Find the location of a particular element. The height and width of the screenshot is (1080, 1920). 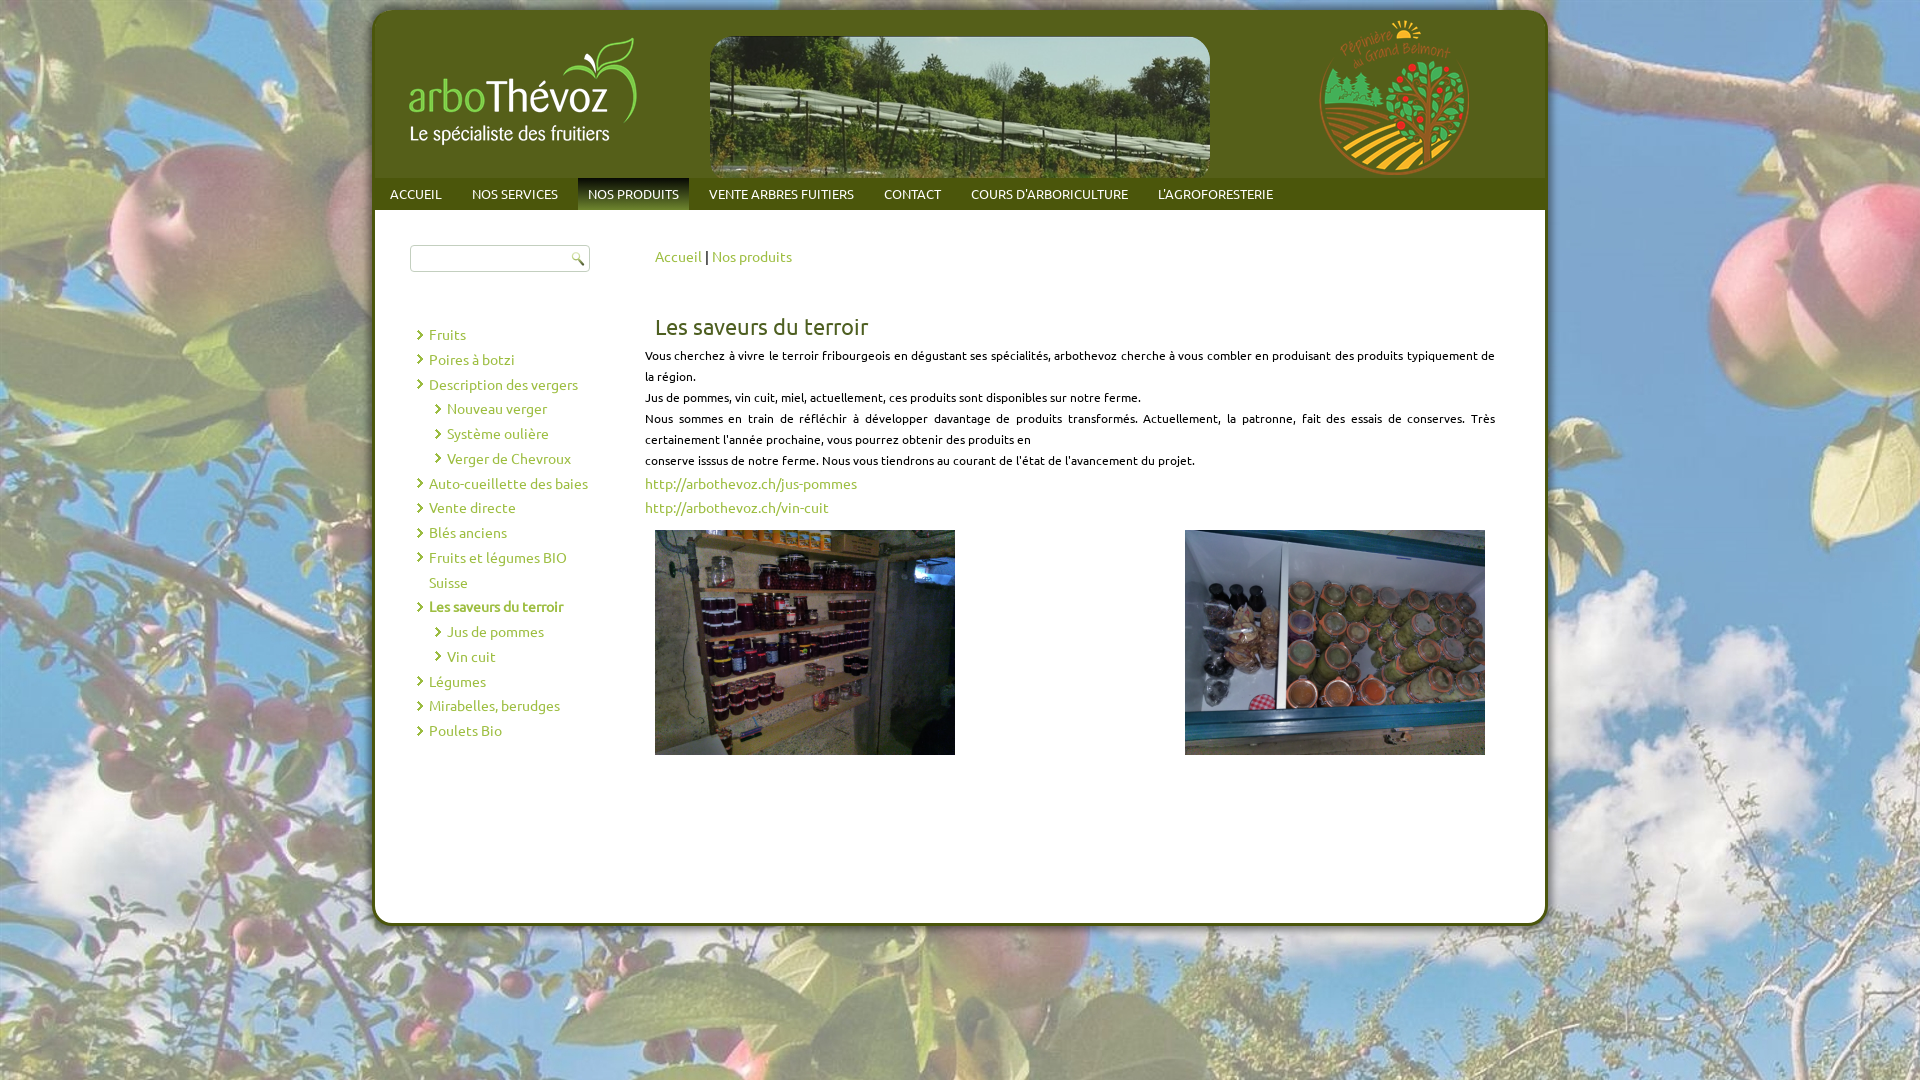

'Poulets Bio' is located at coordinates (463, 729).